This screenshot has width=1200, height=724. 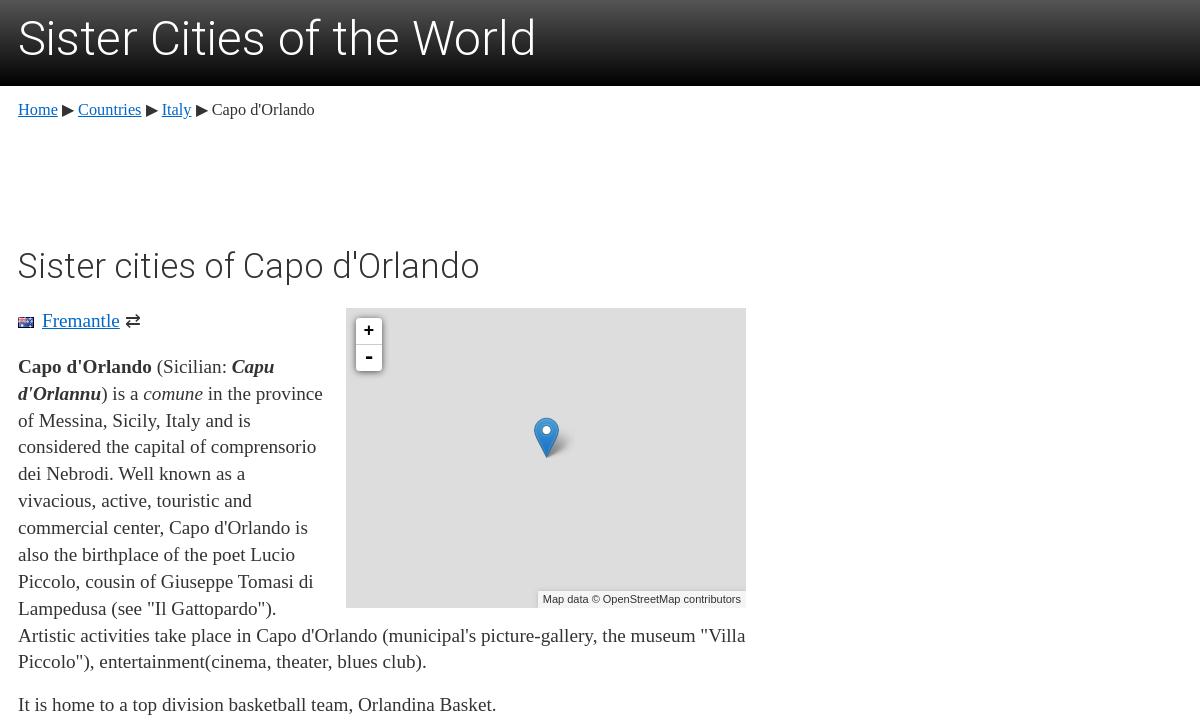 What do you see at coordinates (150, 365) in the screenshot?
I see `'(Sicilian:'` at bounding box center [150, 365].